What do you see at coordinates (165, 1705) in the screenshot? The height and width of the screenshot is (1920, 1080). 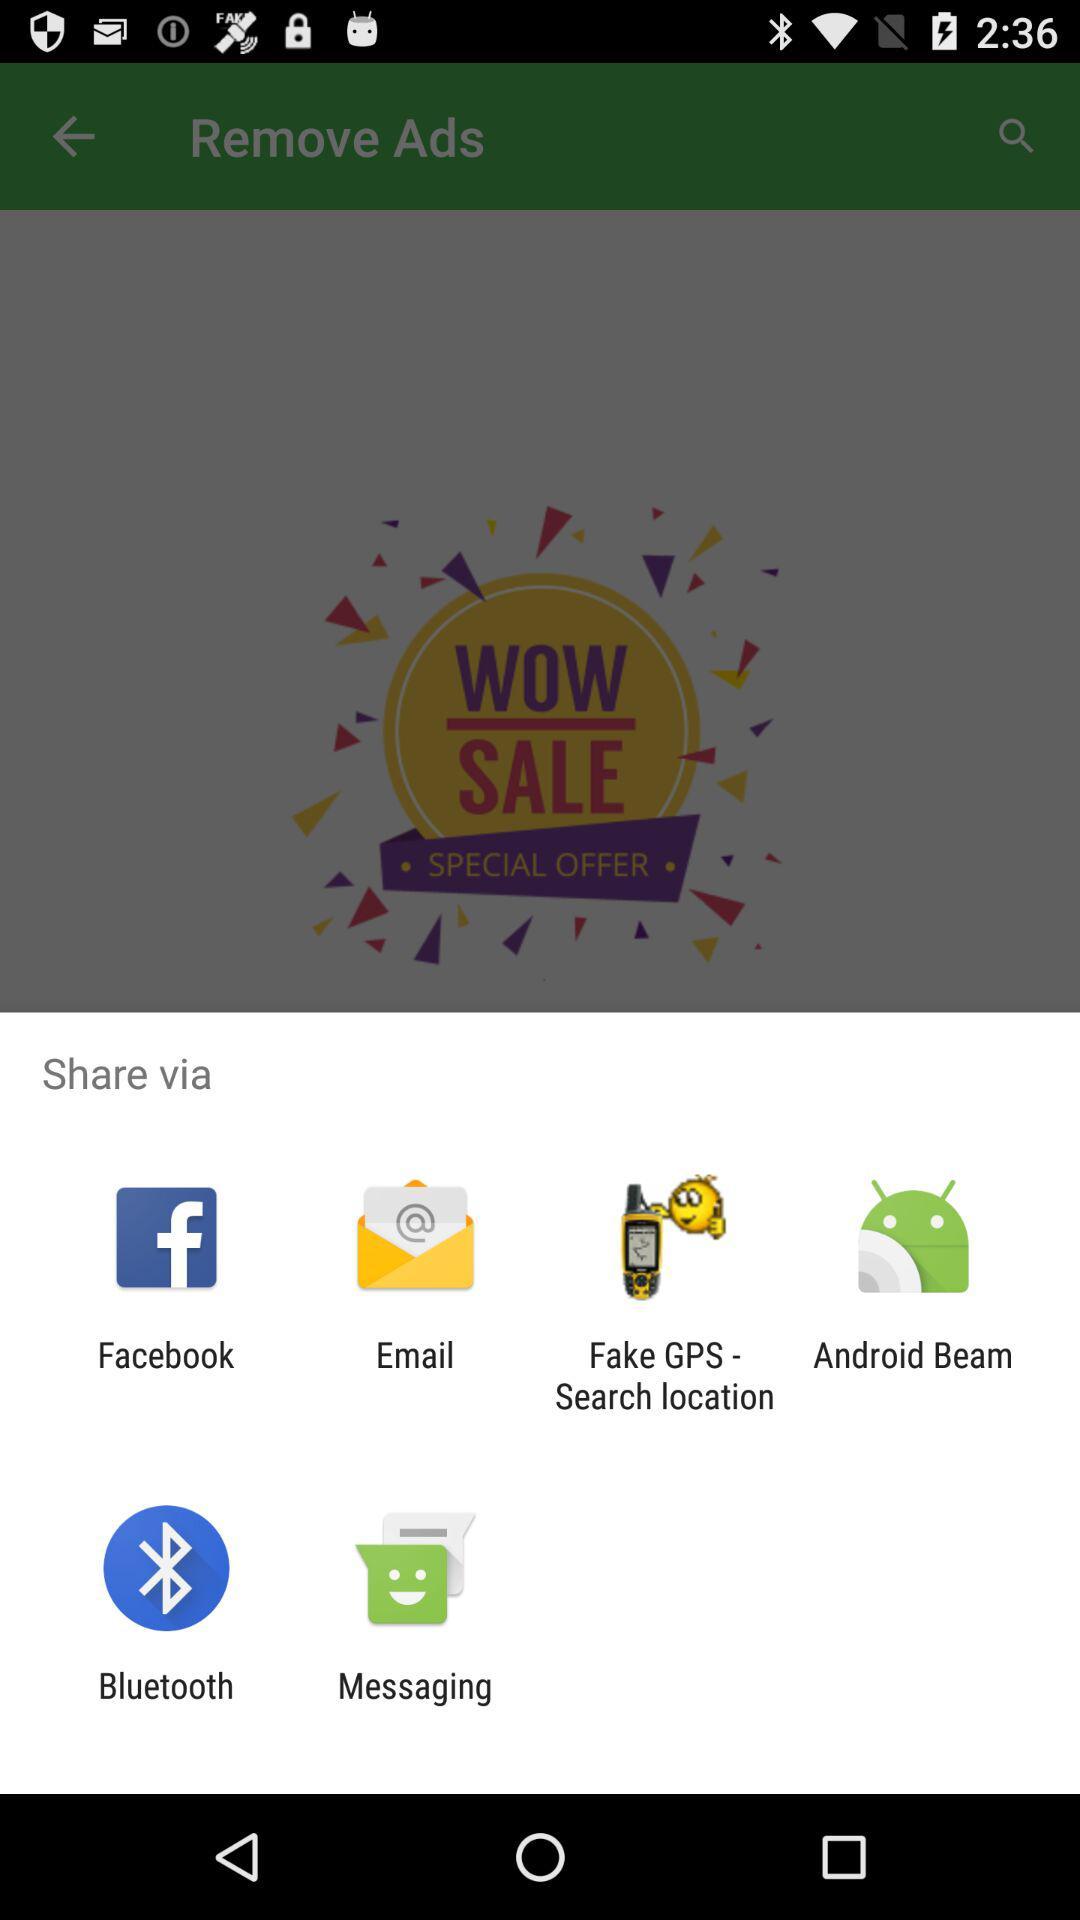 I see `app next to the messaging icon` at bounding box center [165, 1705].